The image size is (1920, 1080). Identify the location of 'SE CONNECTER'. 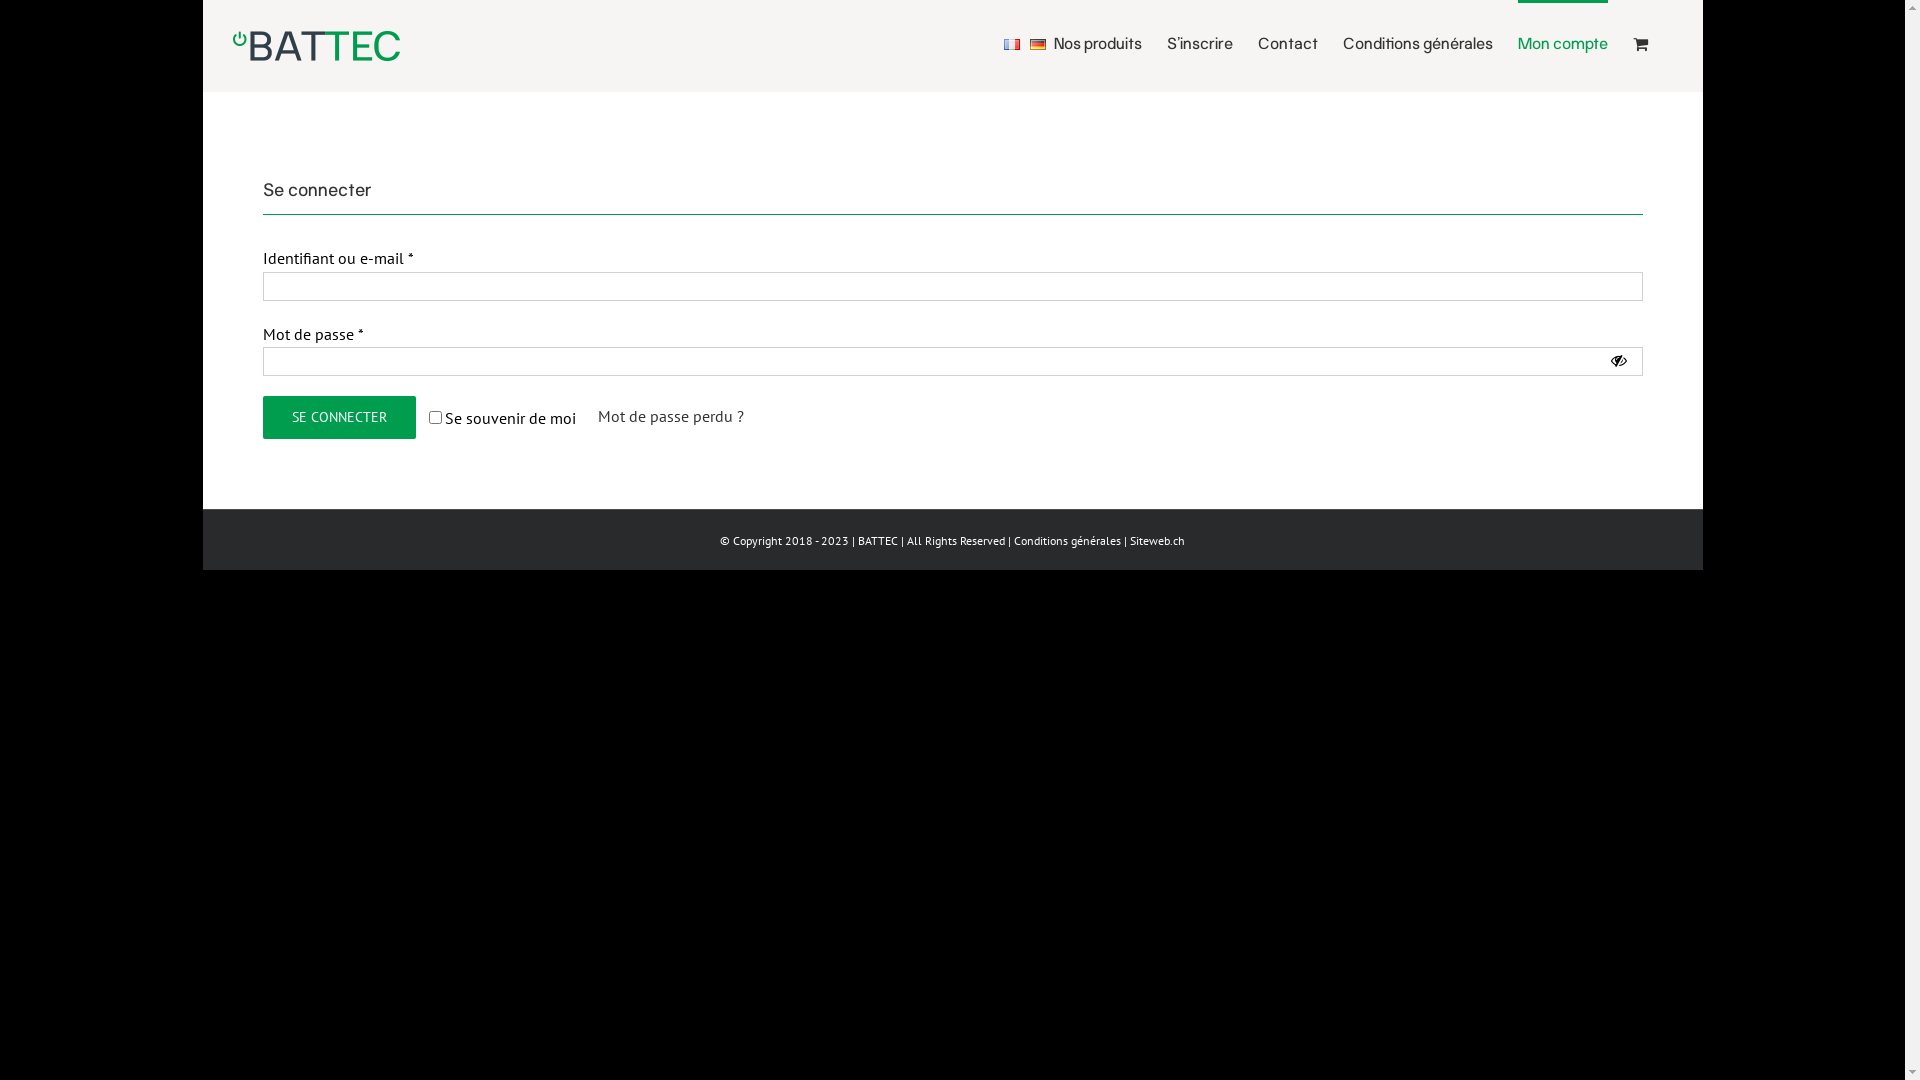
(261, 416).